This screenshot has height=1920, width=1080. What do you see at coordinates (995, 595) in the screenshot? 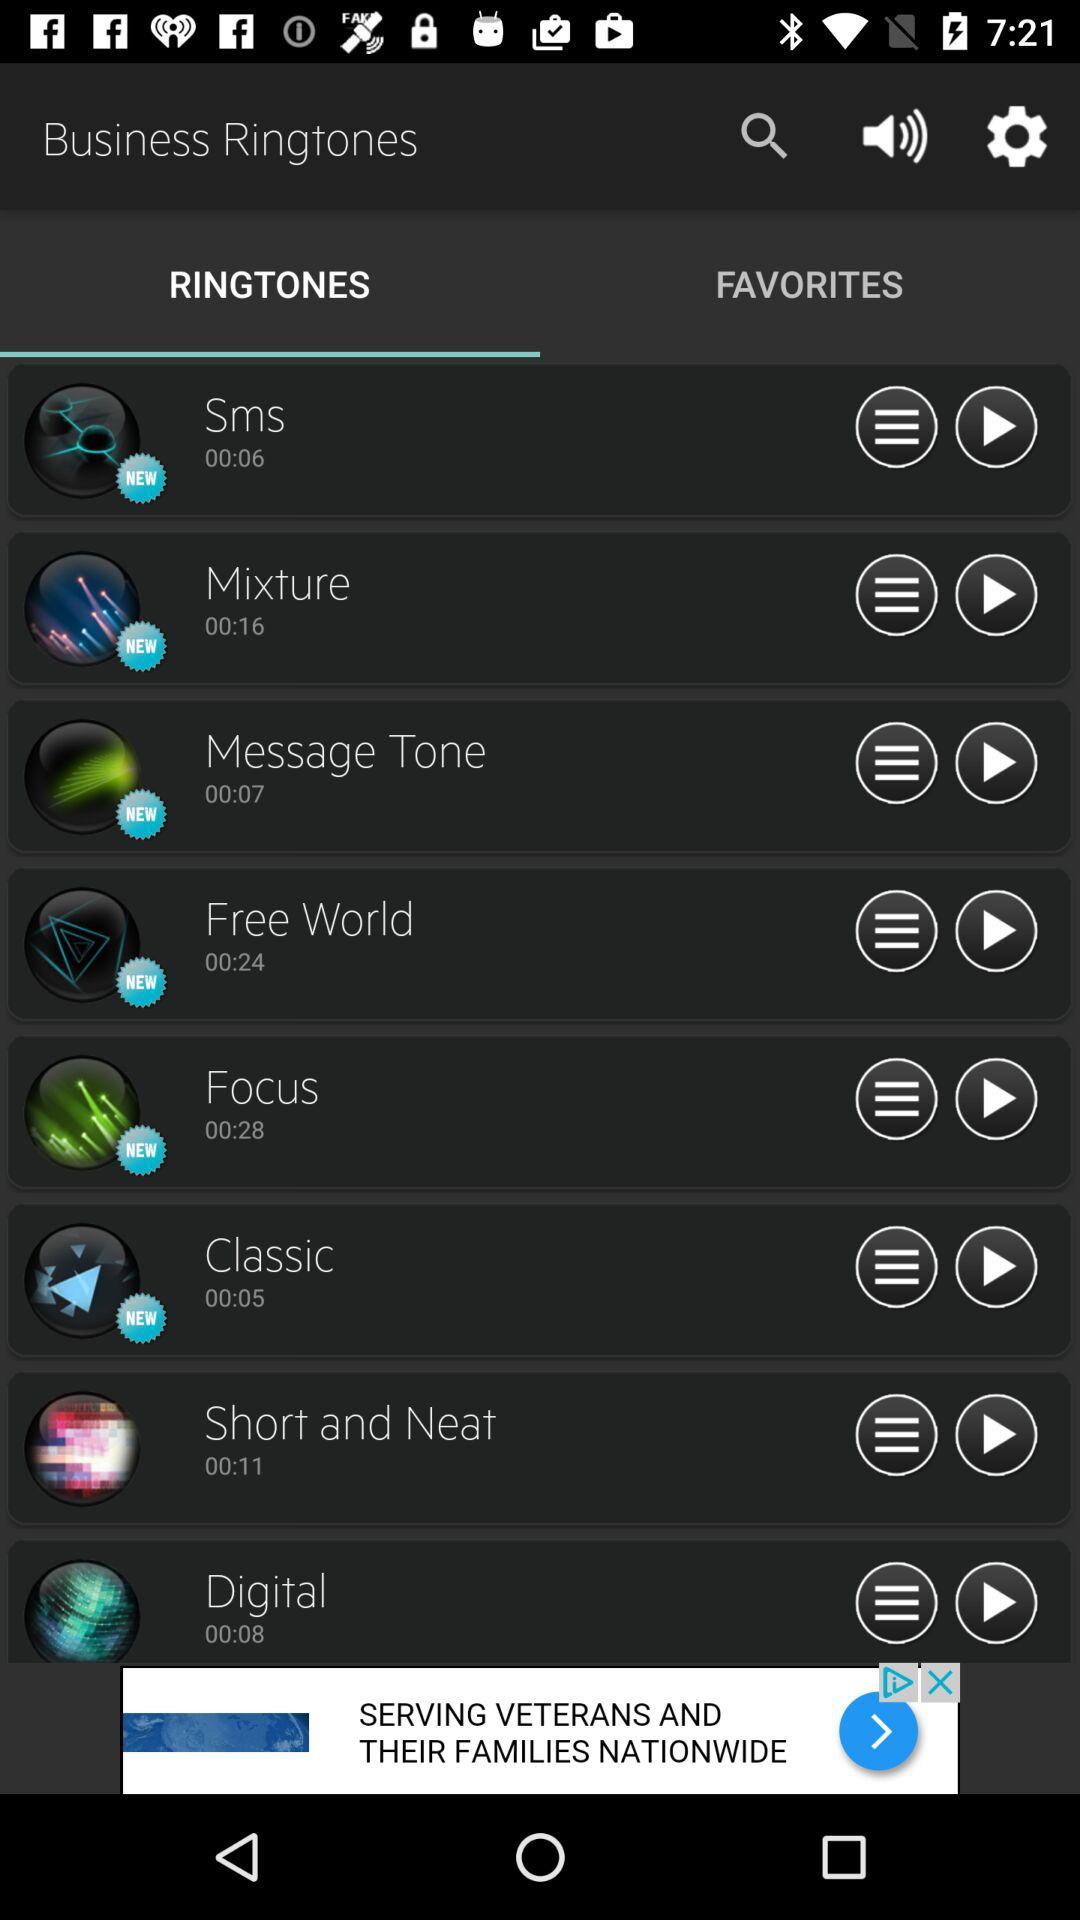
I see `option` at bounding box center [995, 595].